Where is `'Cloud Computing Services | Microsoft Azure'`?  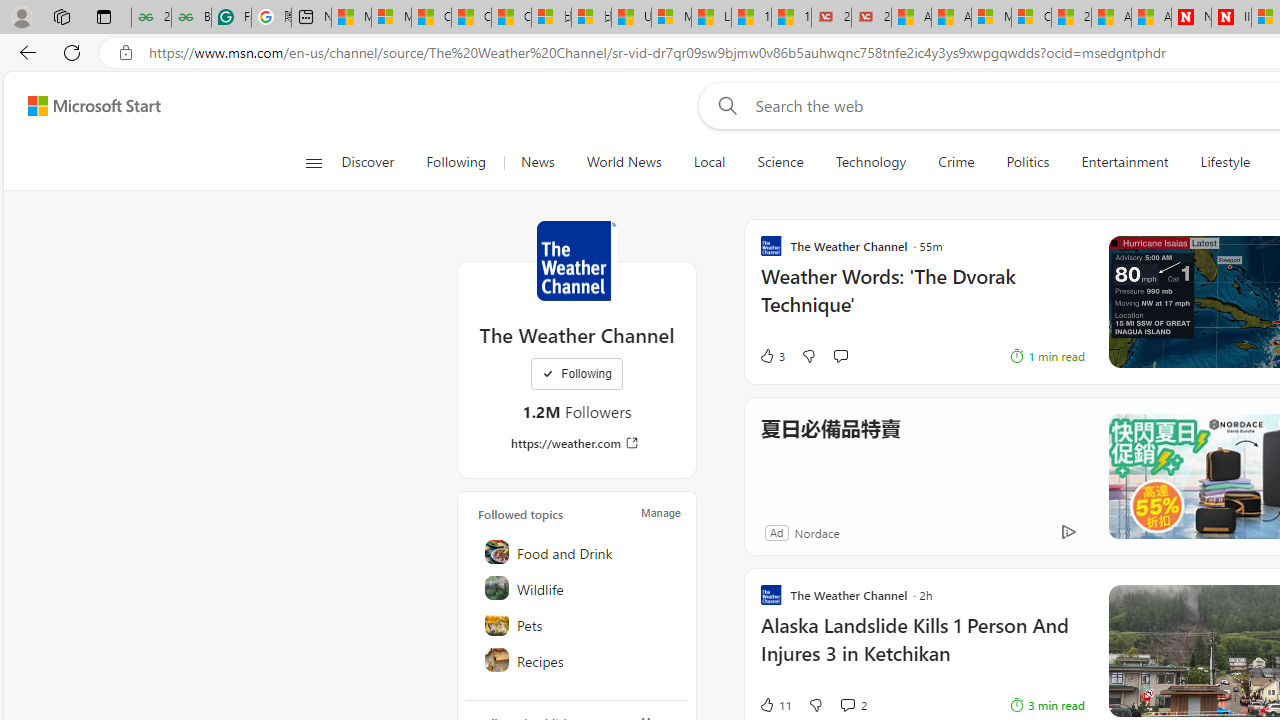
'Cloud Computing Services | Microsoft Azure' is located at coordinates (1031, 17).